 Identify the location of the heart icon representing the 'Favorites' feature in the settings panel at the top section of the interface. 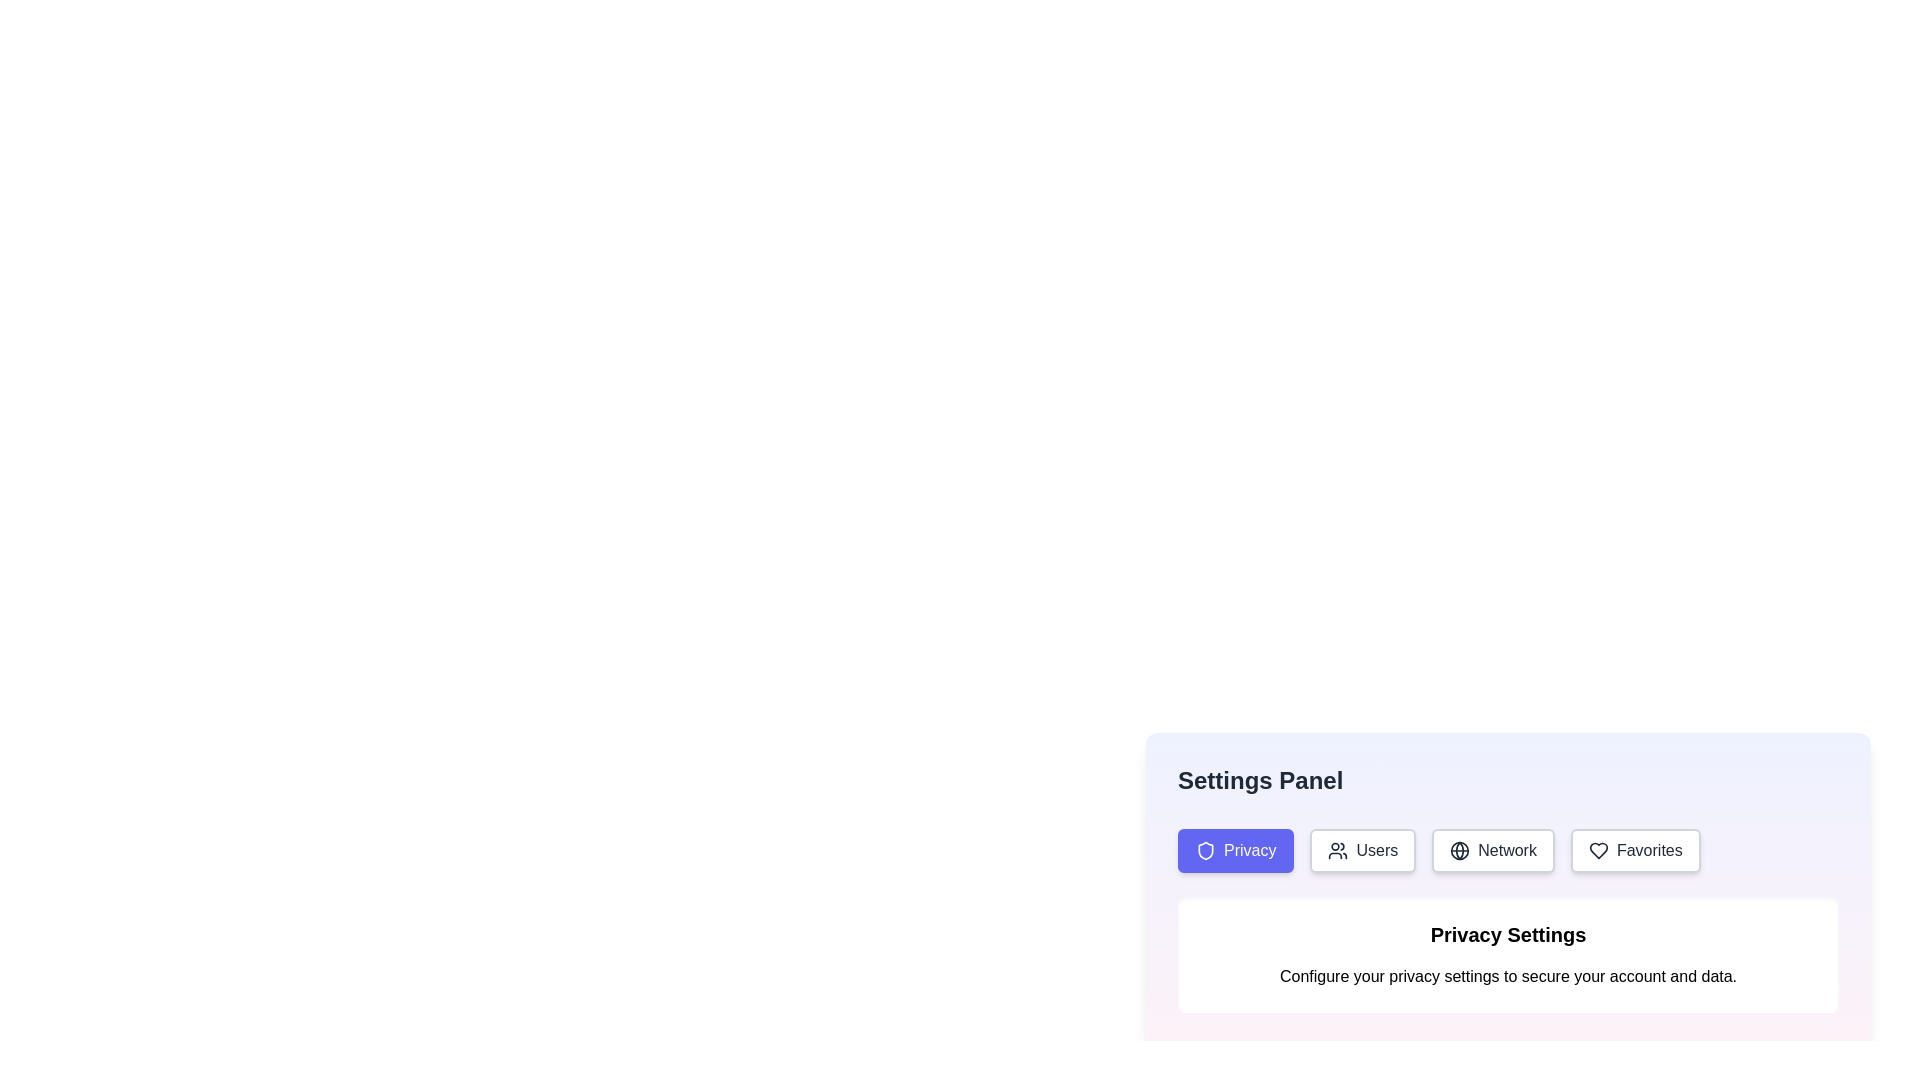
(1597, 851).